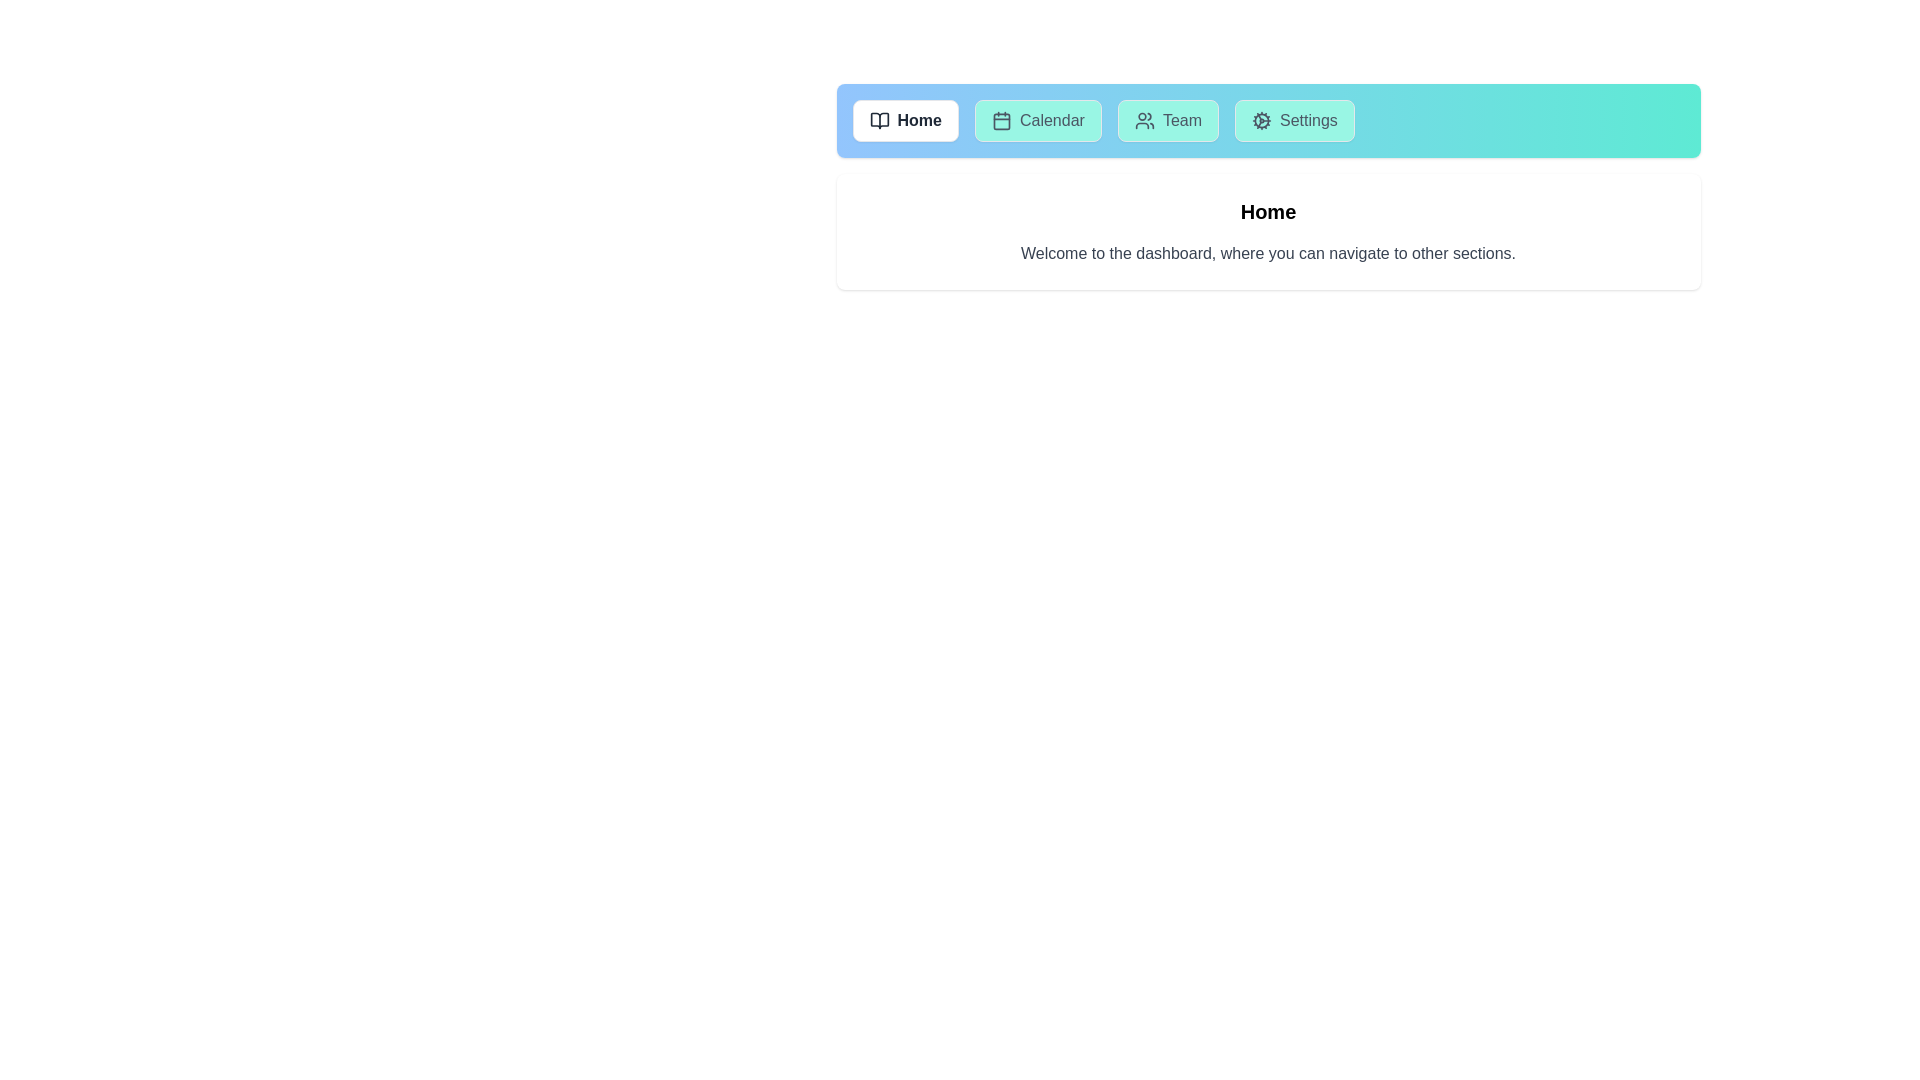  I want to click on the tab labeled Team, so click(1167, 120).